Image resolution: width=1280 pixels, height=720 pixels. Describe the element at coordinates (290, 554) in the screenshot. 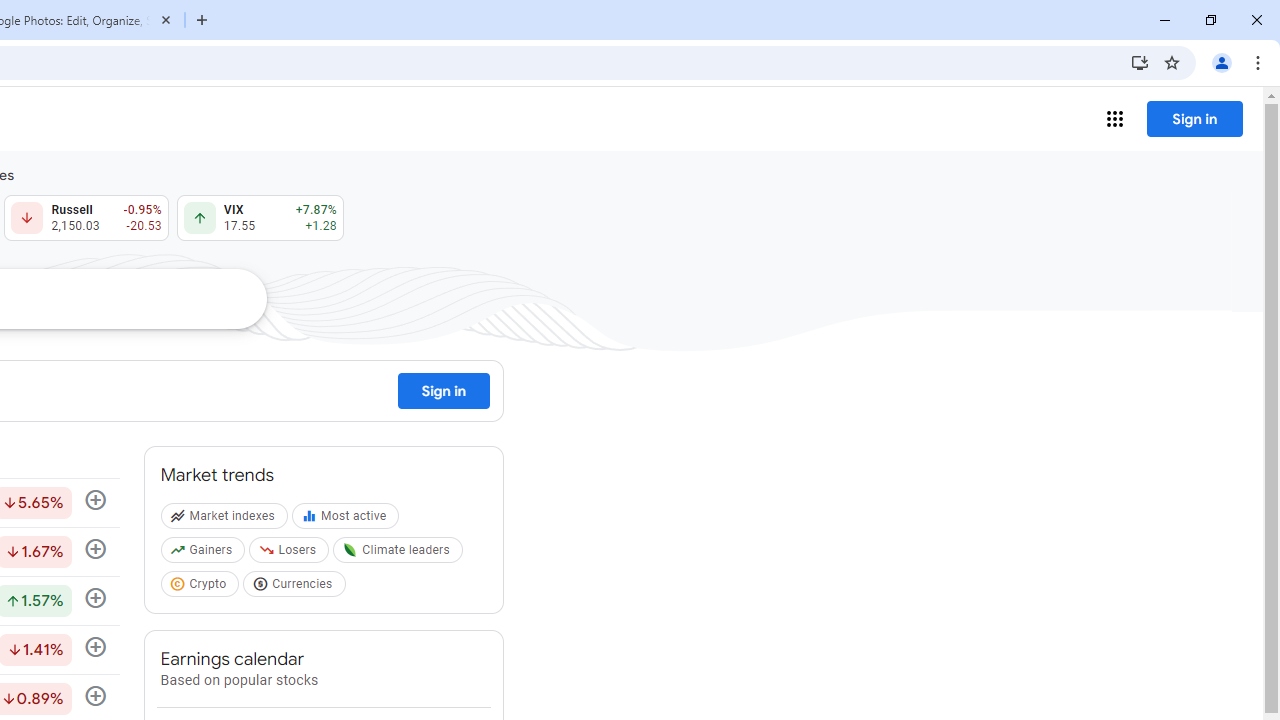

I see `'Losers'` at that location.